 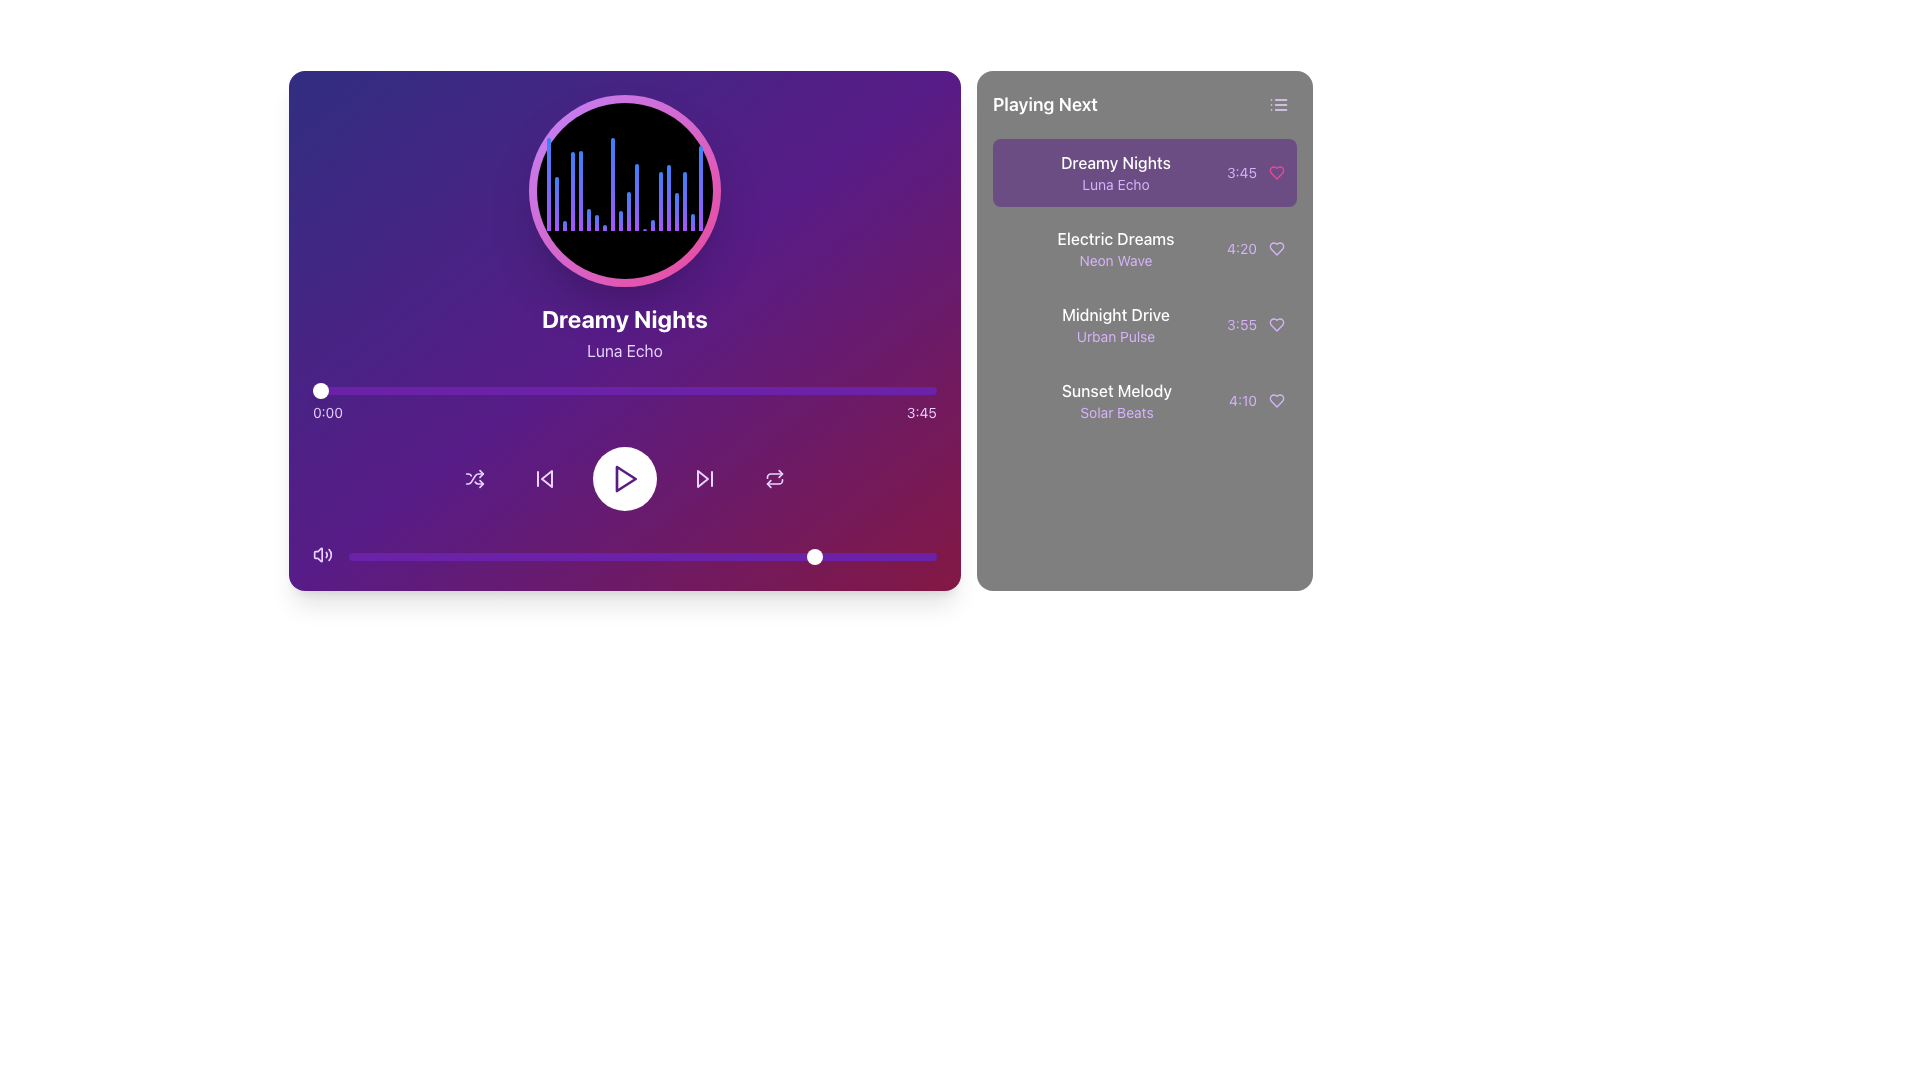 What do you see at coordinates (474, 478) in the screenshot?
I see `the shuffle button, an interactive SVG icon located in the media control group` at bounding box center [474, 478].